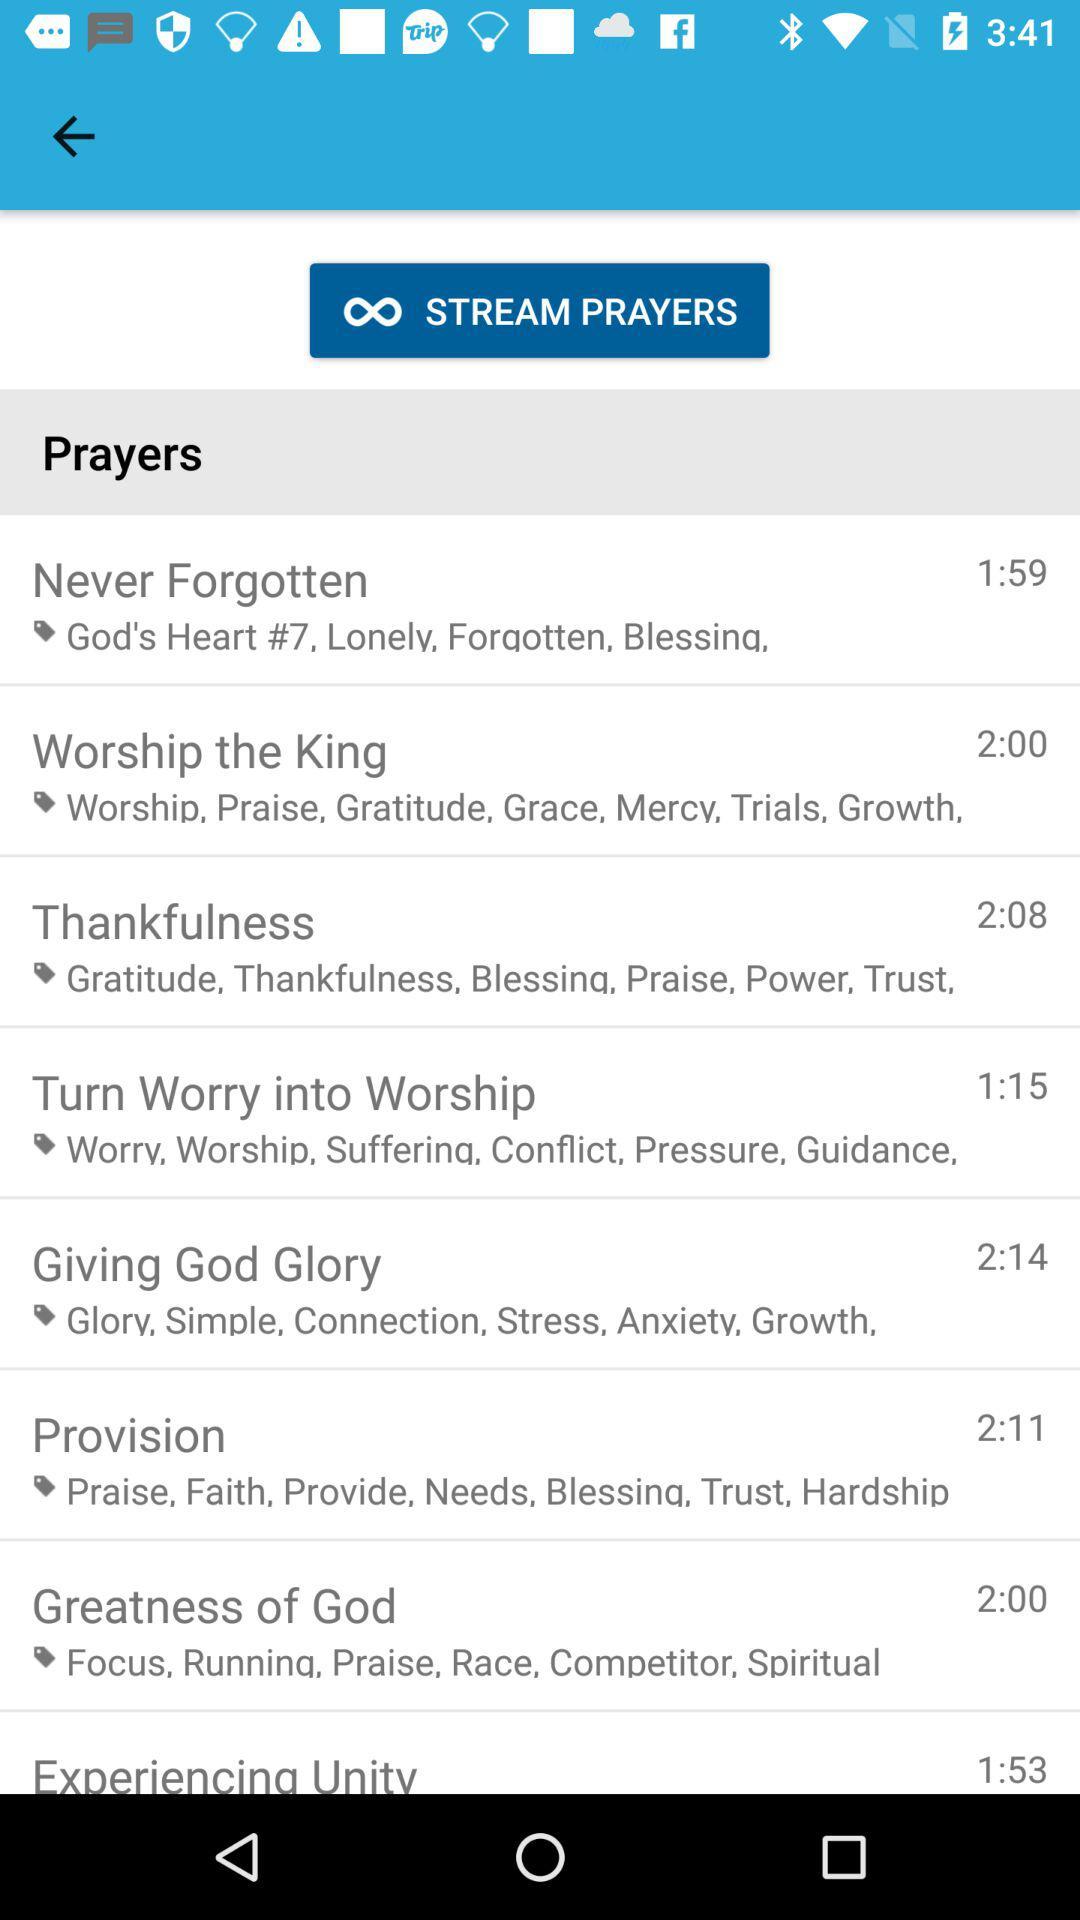 This screenshot has height=1920, width=1080. Describe the element at coordinates (538, 309) in the screenshot. I see `item above the prayers` at that location.